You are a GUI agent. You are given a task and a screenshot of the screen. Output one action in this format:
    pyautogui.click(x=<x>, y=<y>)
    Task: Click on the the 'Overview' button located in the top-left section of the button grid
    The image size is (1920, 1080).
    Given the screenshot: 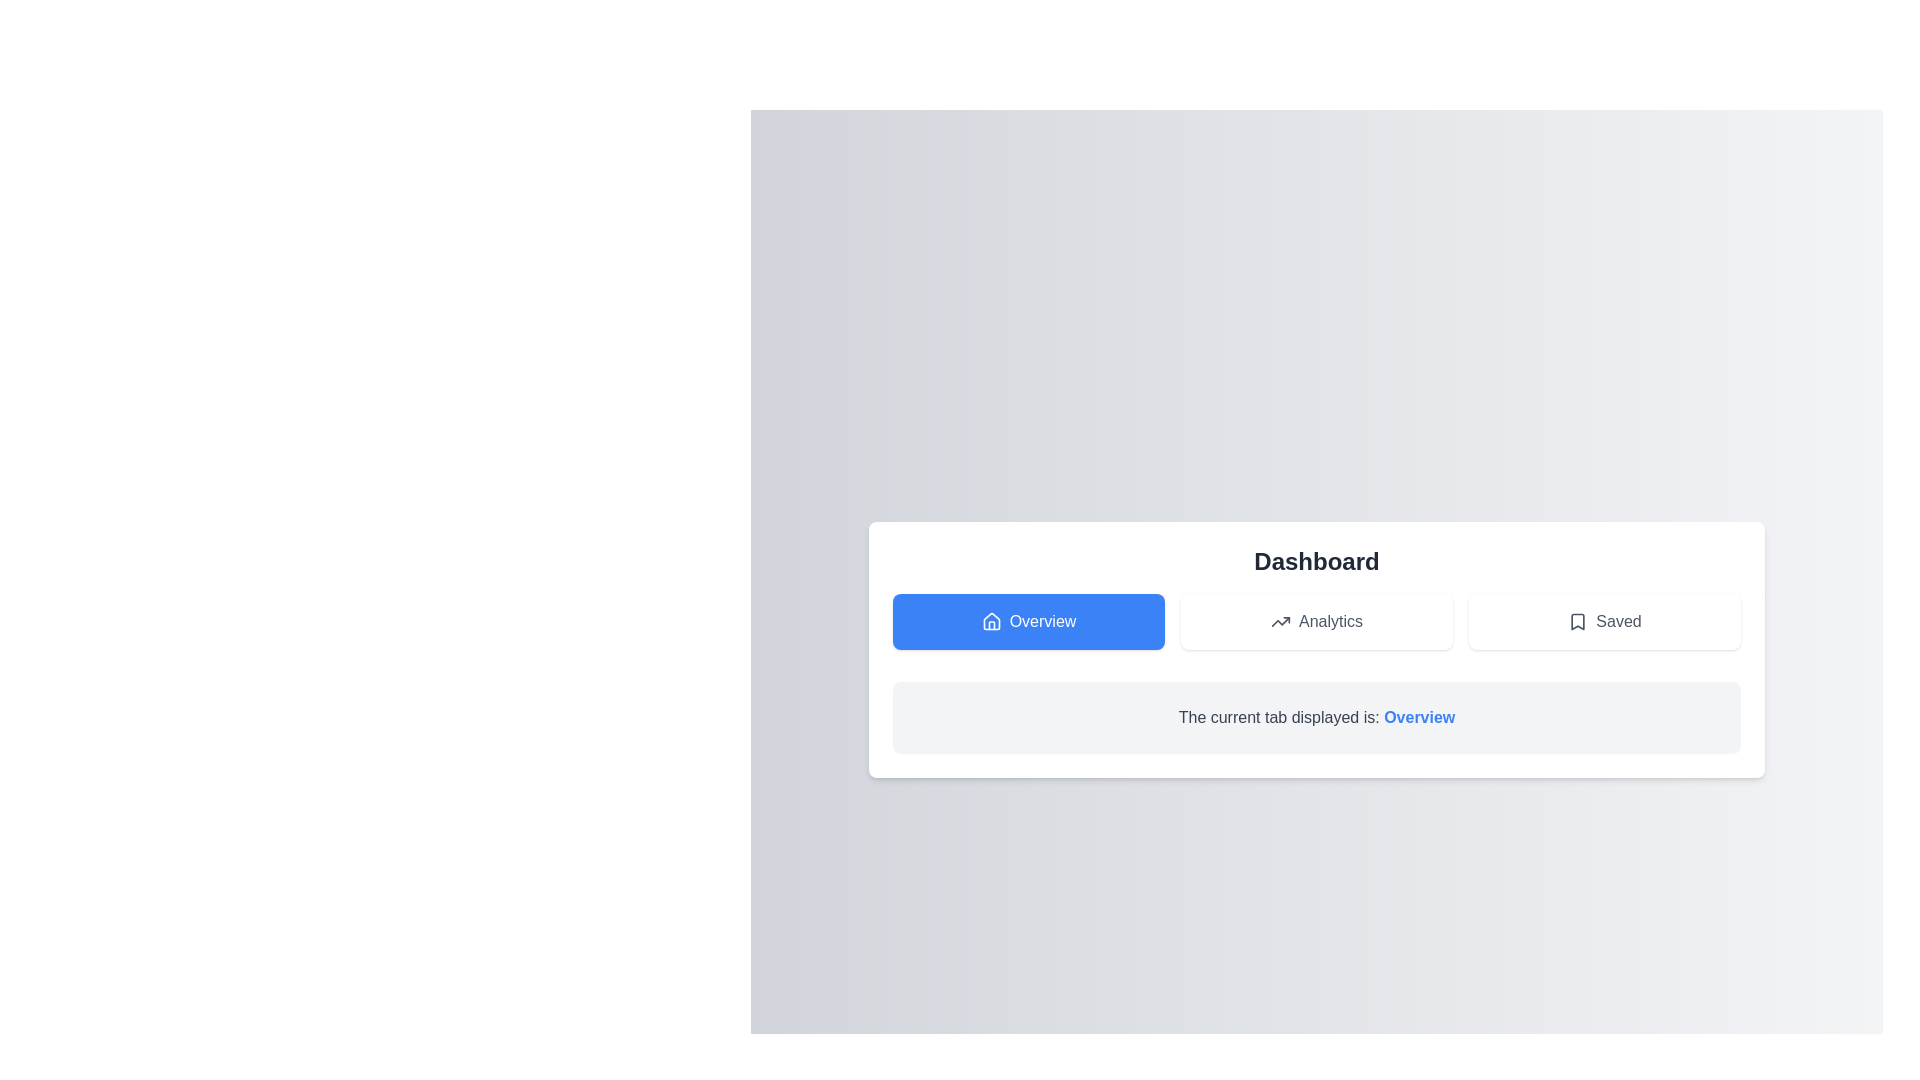 What is the action you would take?
    pyautogui.click(x=1028, y=620)
    